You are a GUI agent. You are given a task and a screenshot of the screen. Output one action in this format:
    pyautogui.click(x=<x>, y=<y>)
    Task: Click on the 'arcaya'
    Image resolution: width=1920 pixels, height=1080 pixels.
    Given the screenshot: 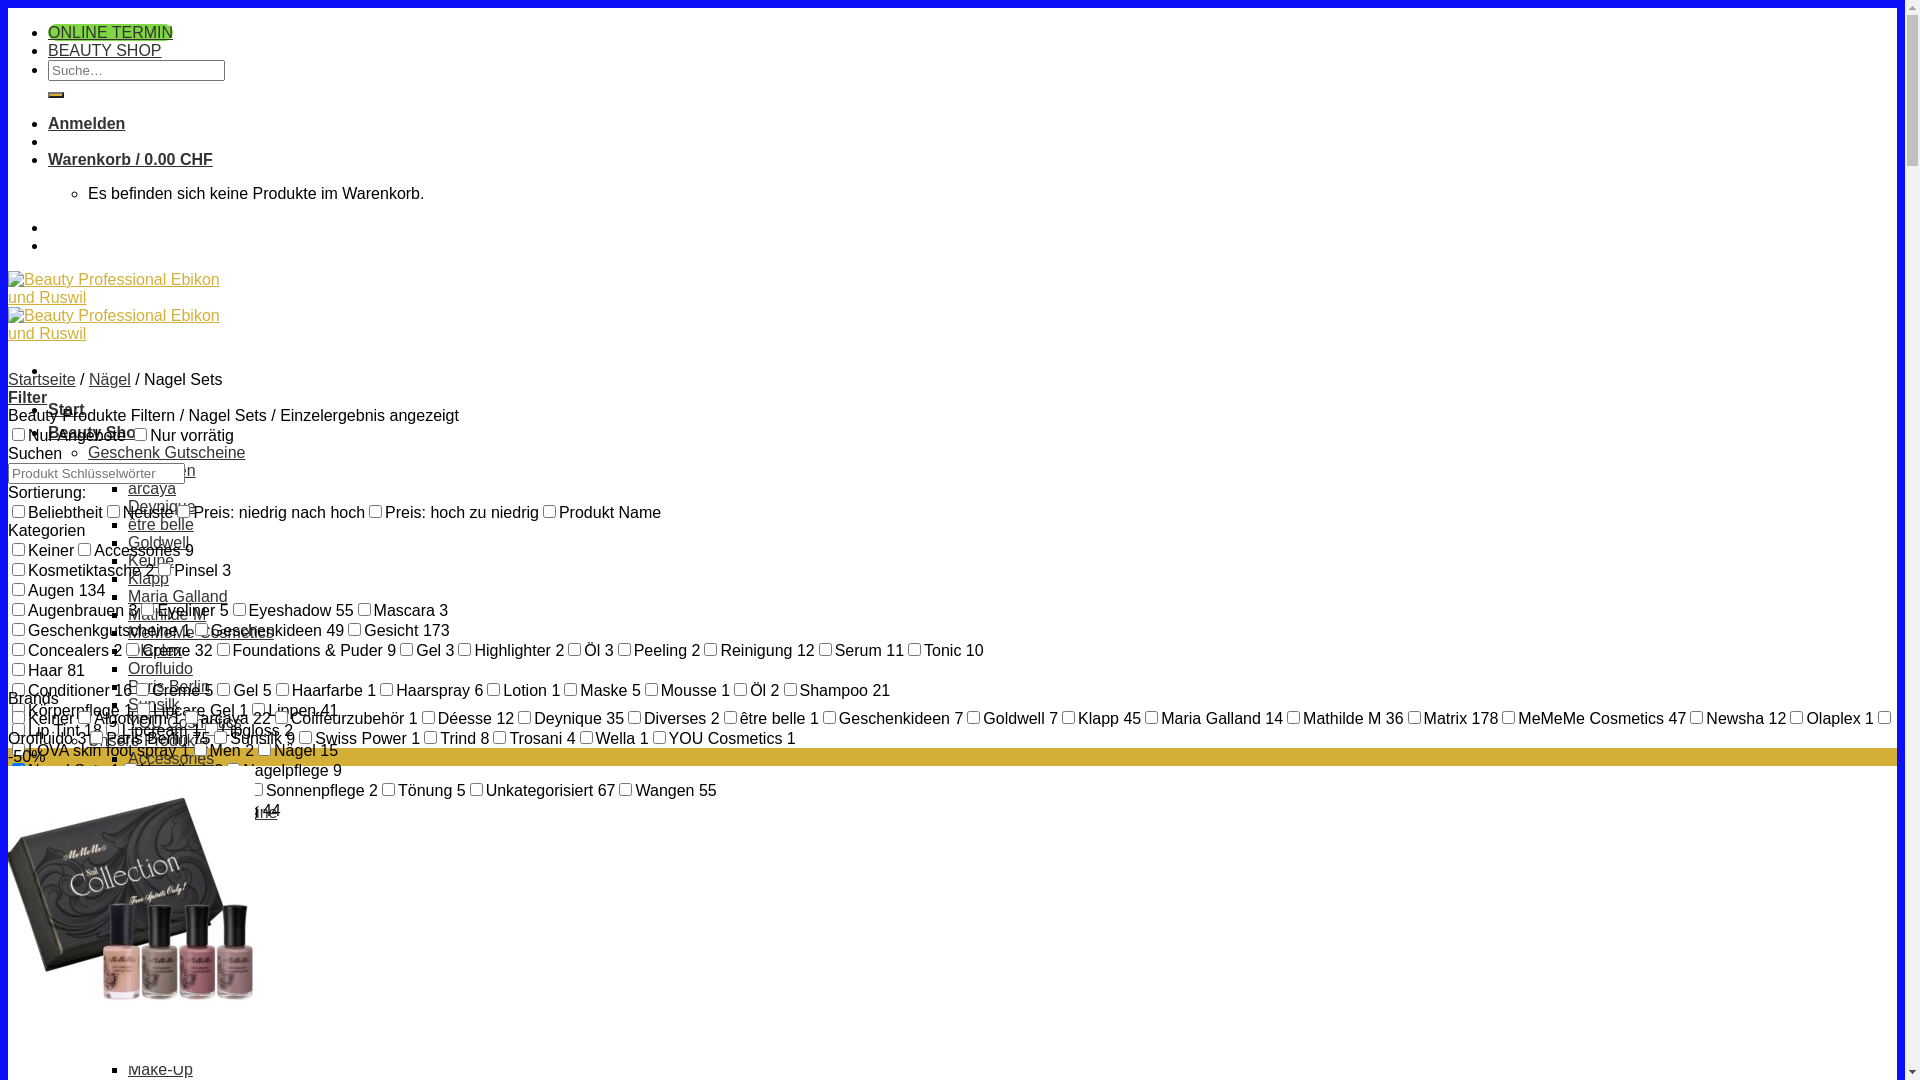 What is the action you would take?
    pyautogui.click(x=151, y=488)
    